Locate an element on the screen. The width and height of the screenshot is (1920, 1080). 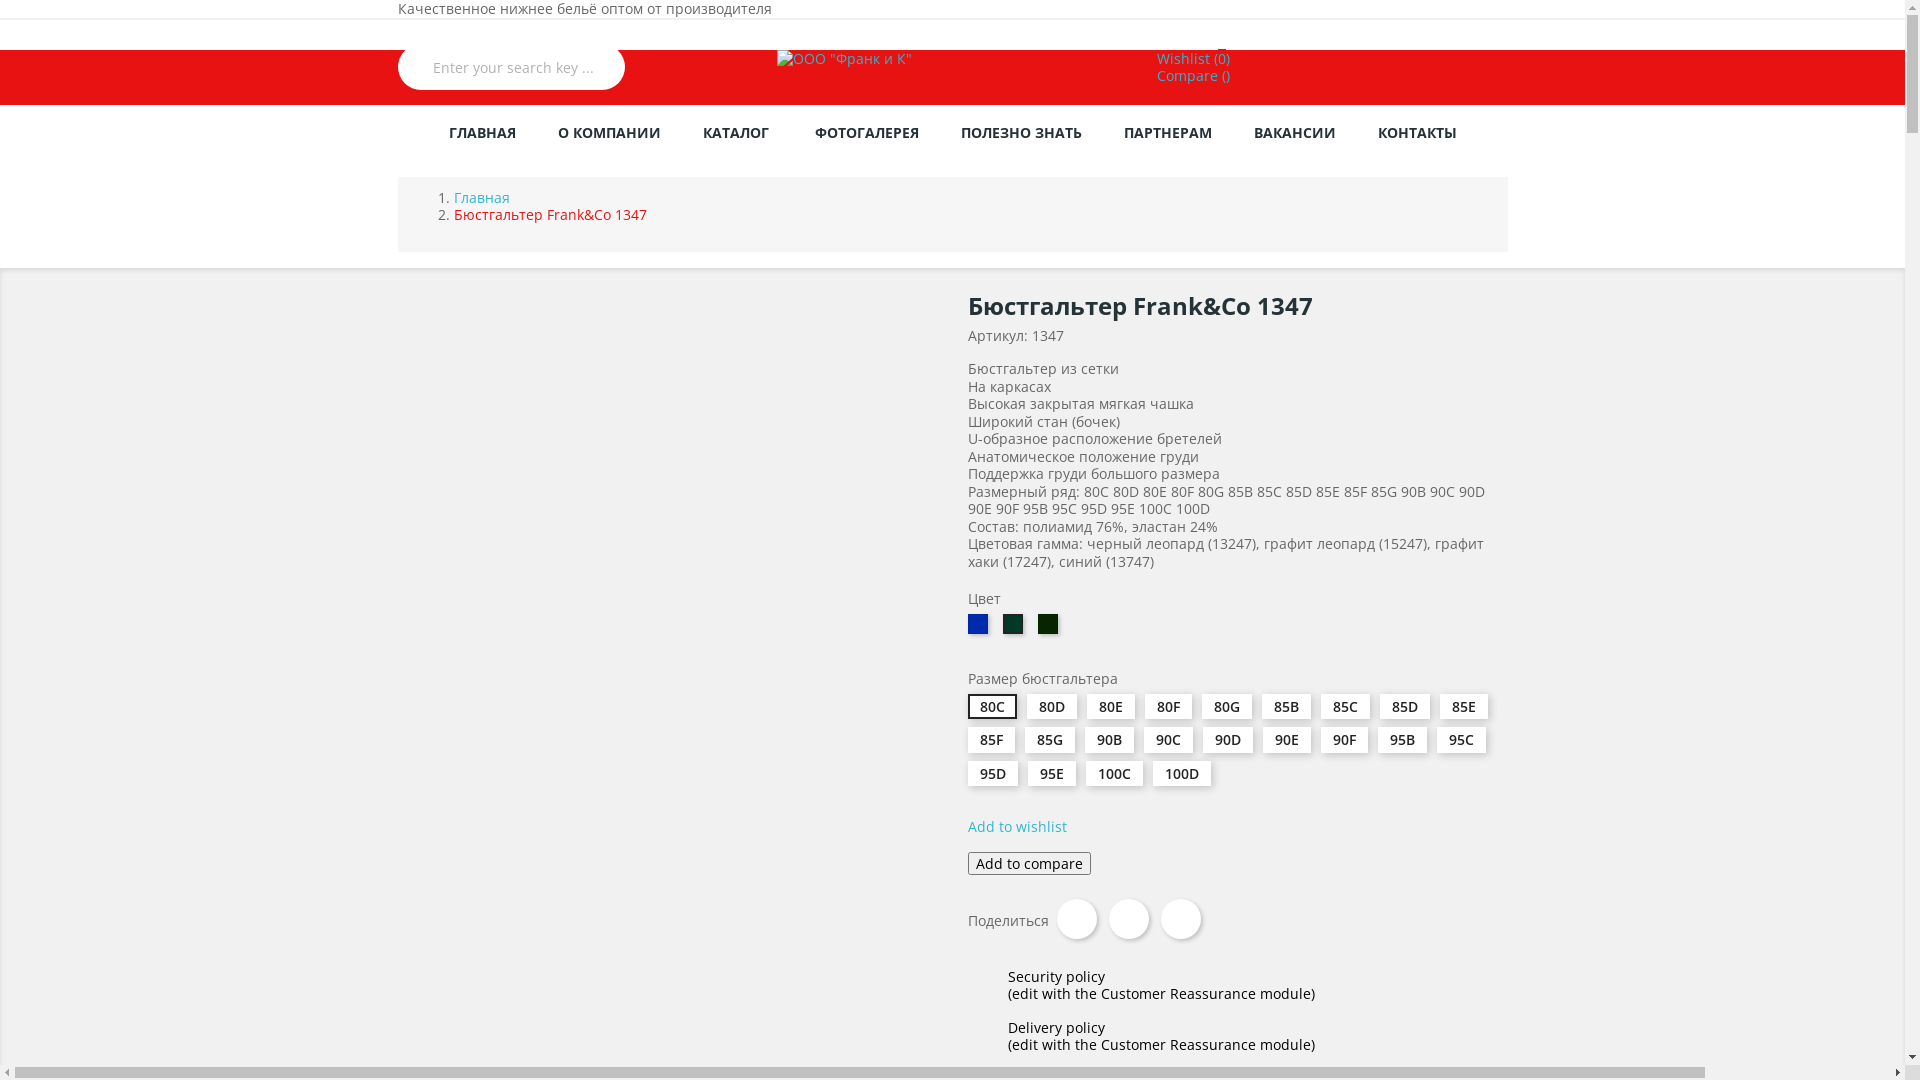
'Pinterest' is located at coordinates (1160, 918).